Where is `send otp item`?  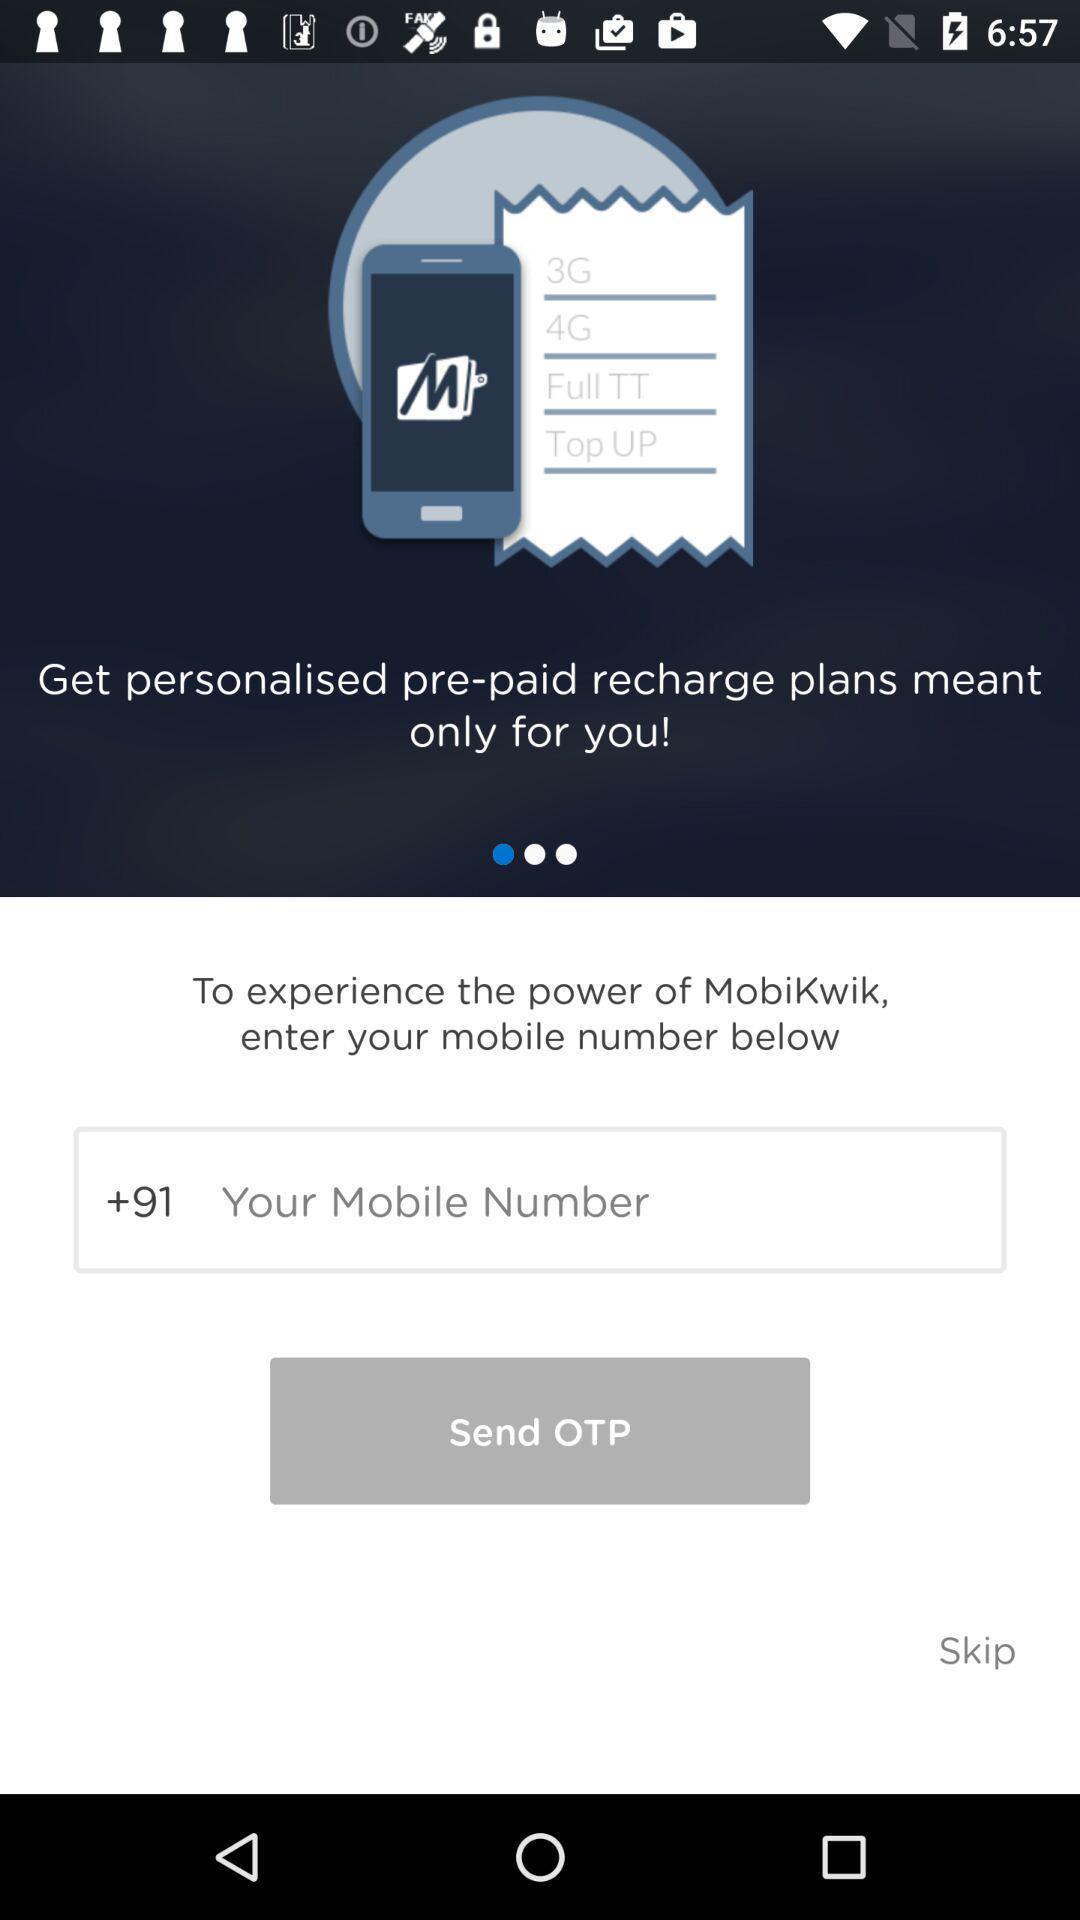
send otp item is located at coordinates (540, 1429).